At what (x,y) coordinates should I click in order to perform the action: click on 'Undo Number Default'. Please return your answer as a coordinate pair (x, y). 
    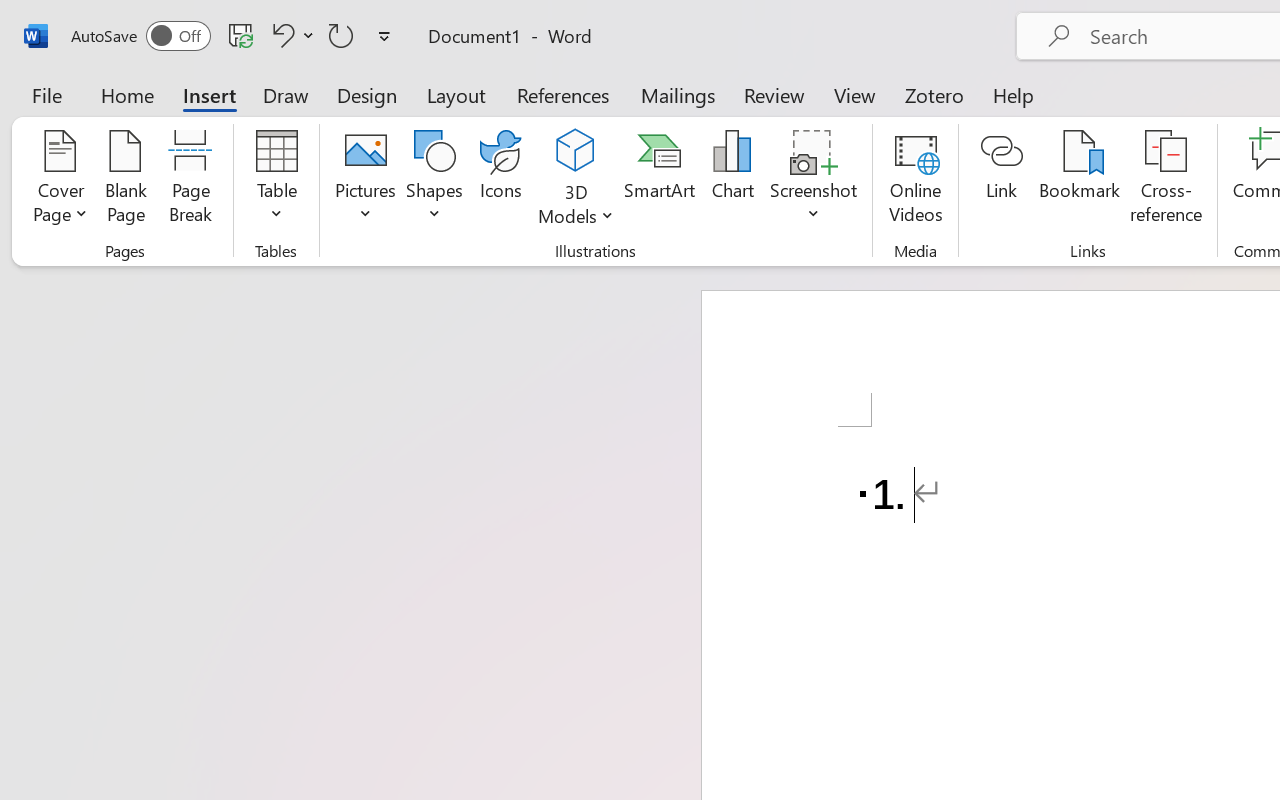
    Looking at the image, I should click on (289, 34).